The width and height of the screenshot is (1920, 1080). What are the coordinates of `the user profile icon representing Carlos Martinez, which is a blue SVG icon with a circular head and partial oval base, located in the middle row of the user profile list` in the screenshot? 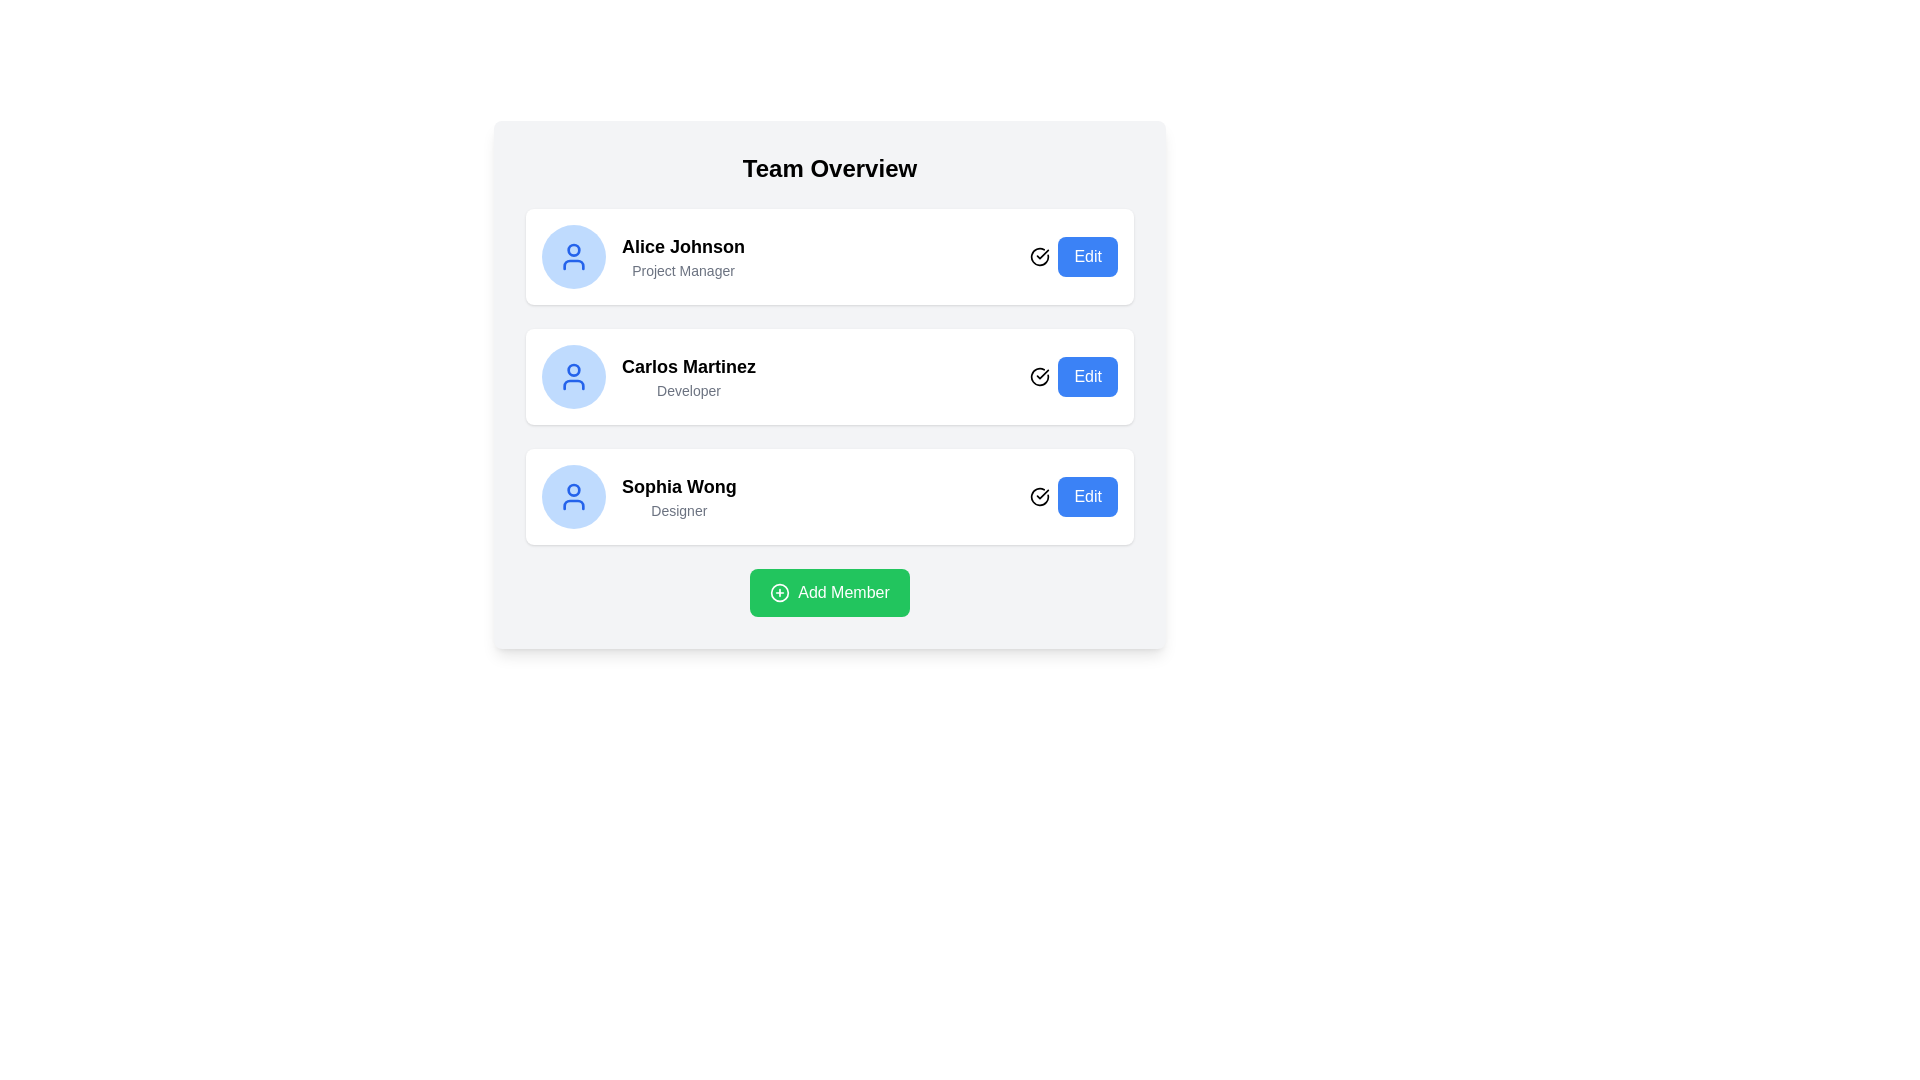 It's located at (573, 377).